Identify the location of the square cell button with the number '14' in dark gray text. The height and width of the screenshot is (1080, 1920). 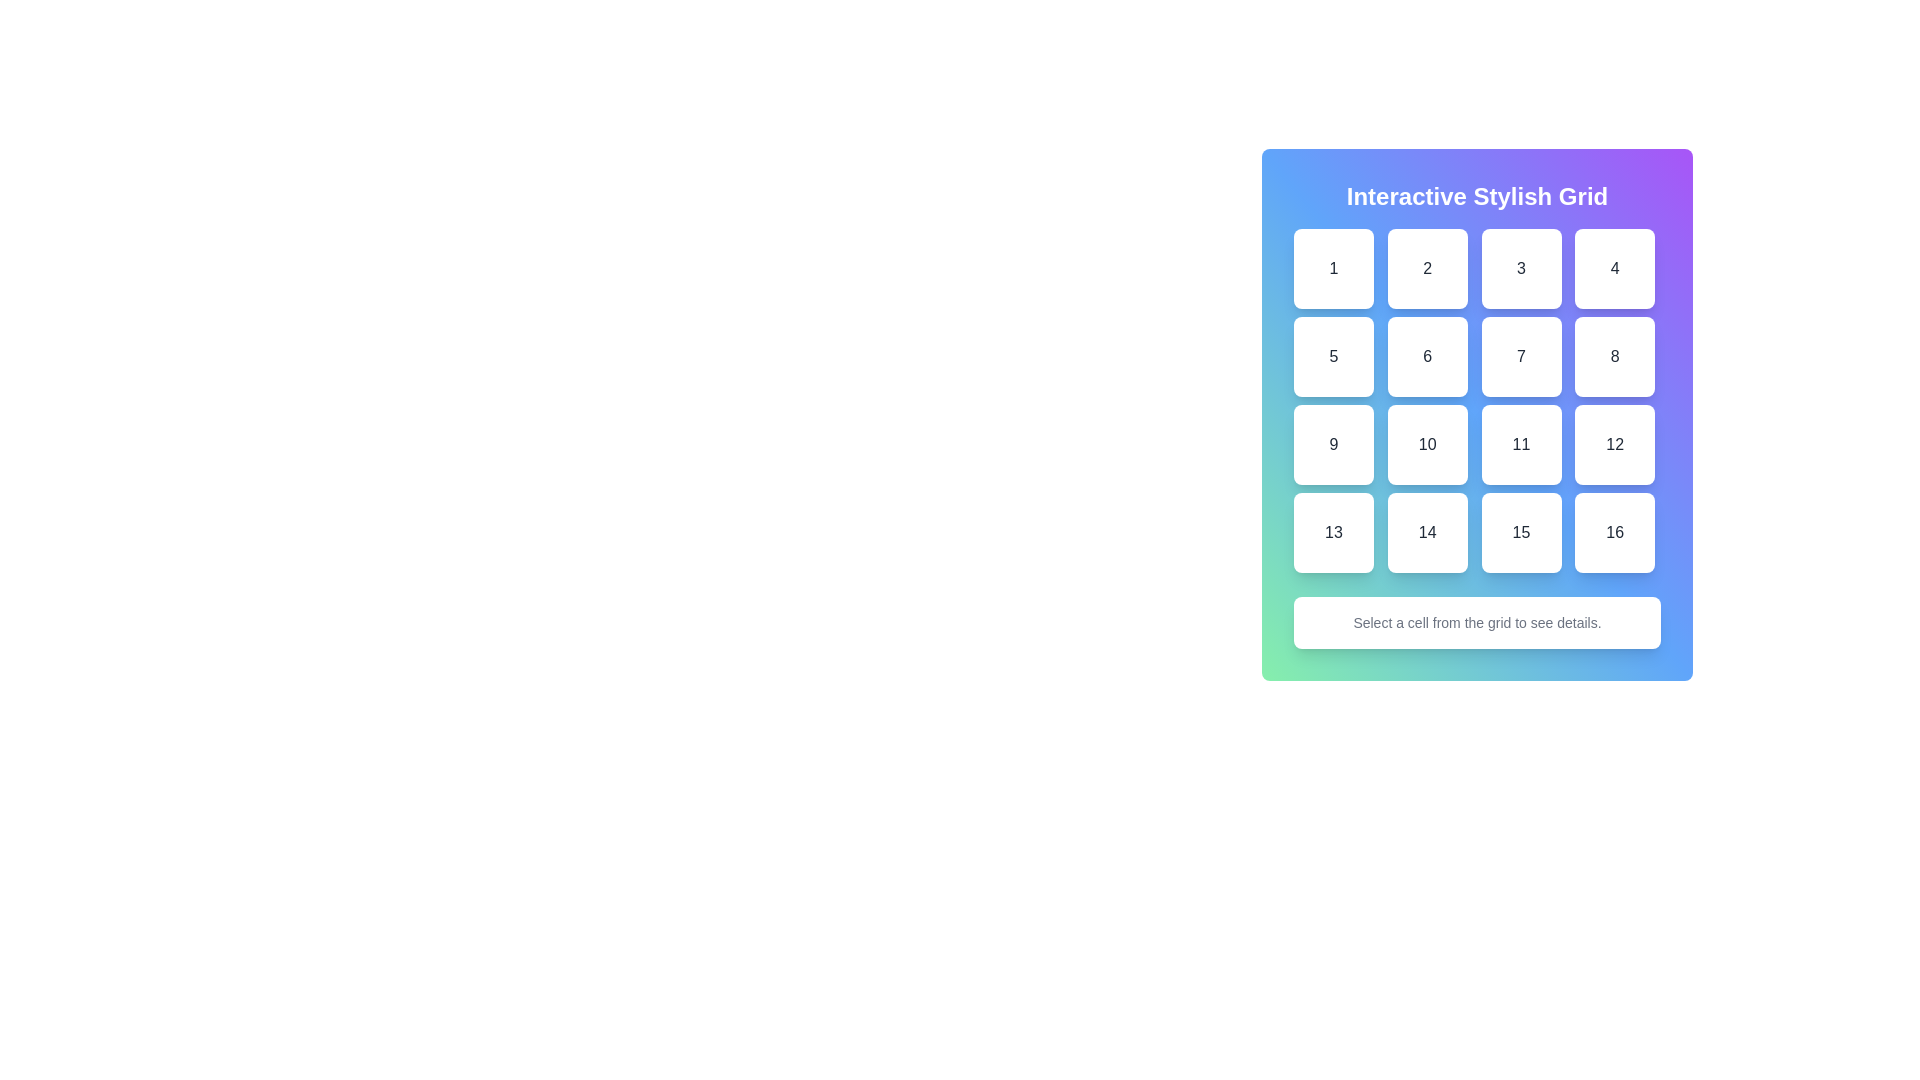
(1426, 531).